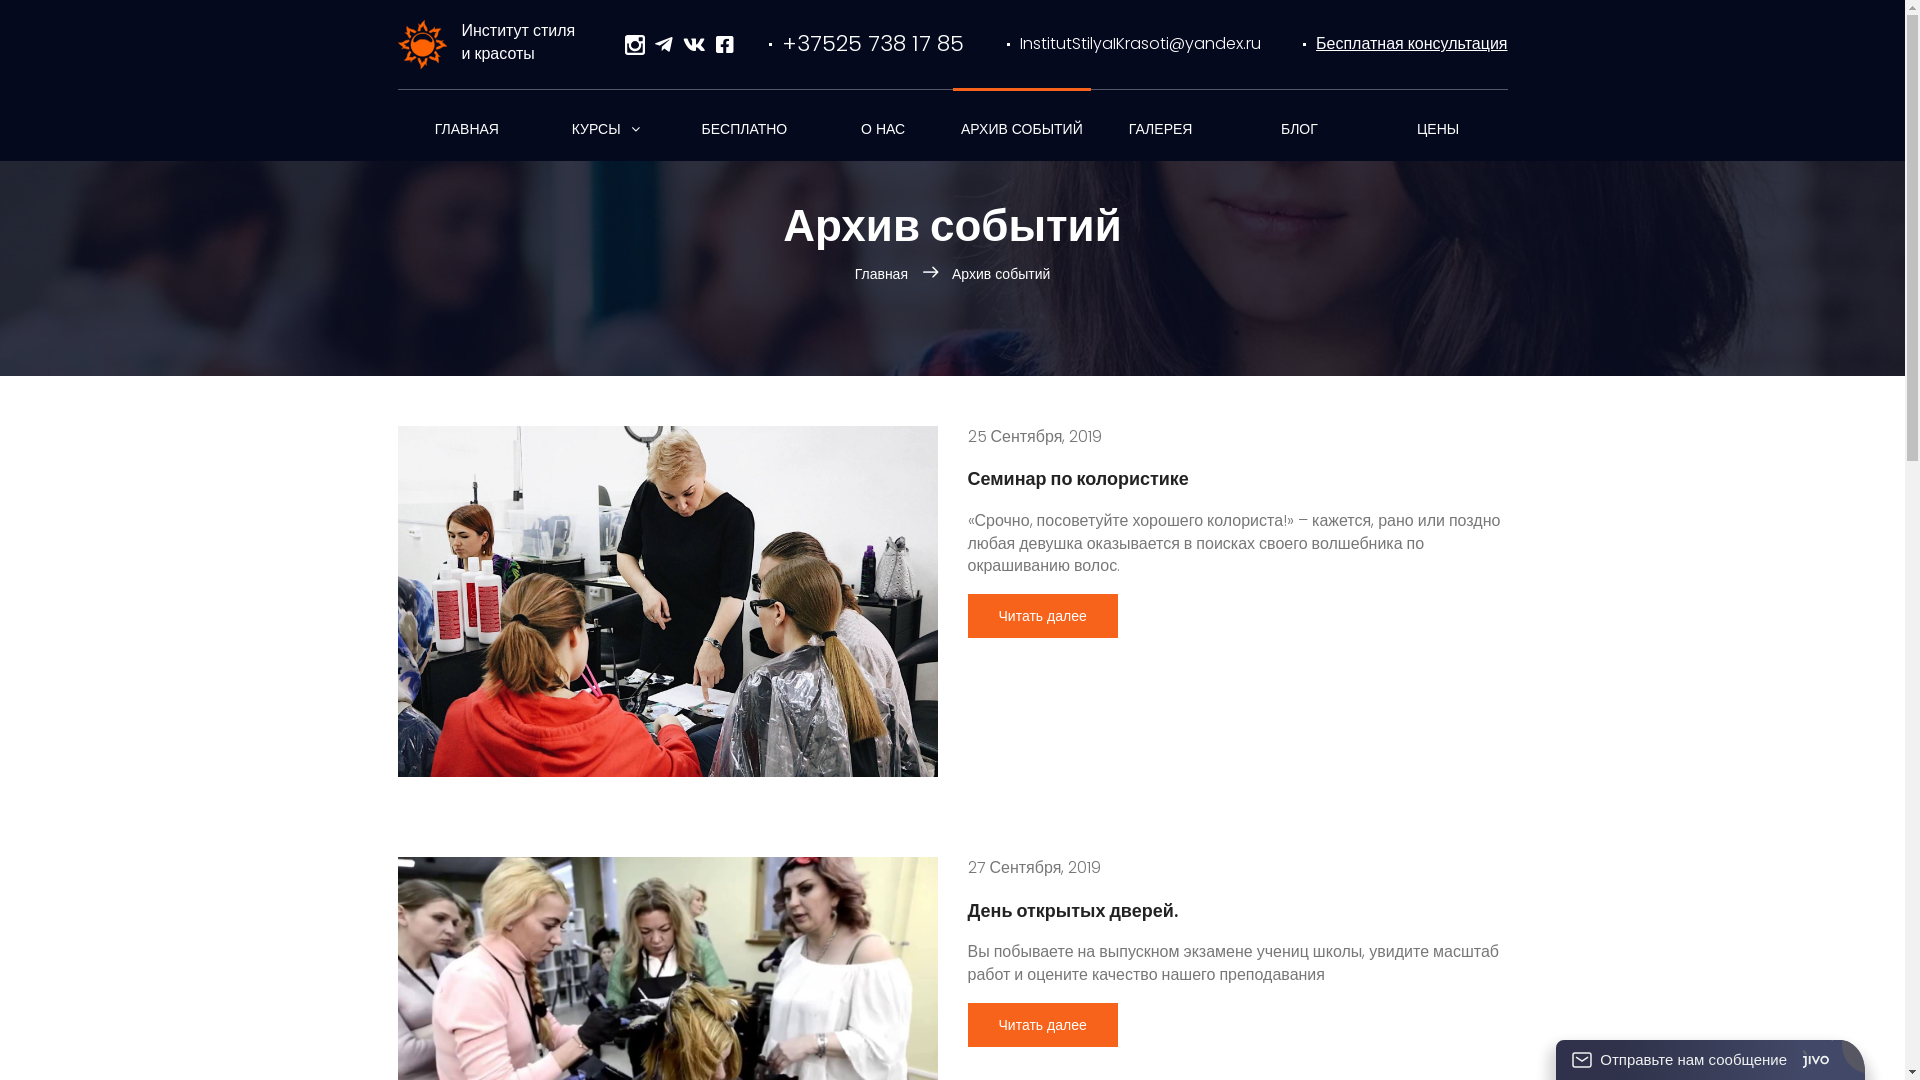 The image size is (1920, 1080). I want to click on 'InstitutStilyaIKrasoti@yandex.ru', so click(1133, 44).